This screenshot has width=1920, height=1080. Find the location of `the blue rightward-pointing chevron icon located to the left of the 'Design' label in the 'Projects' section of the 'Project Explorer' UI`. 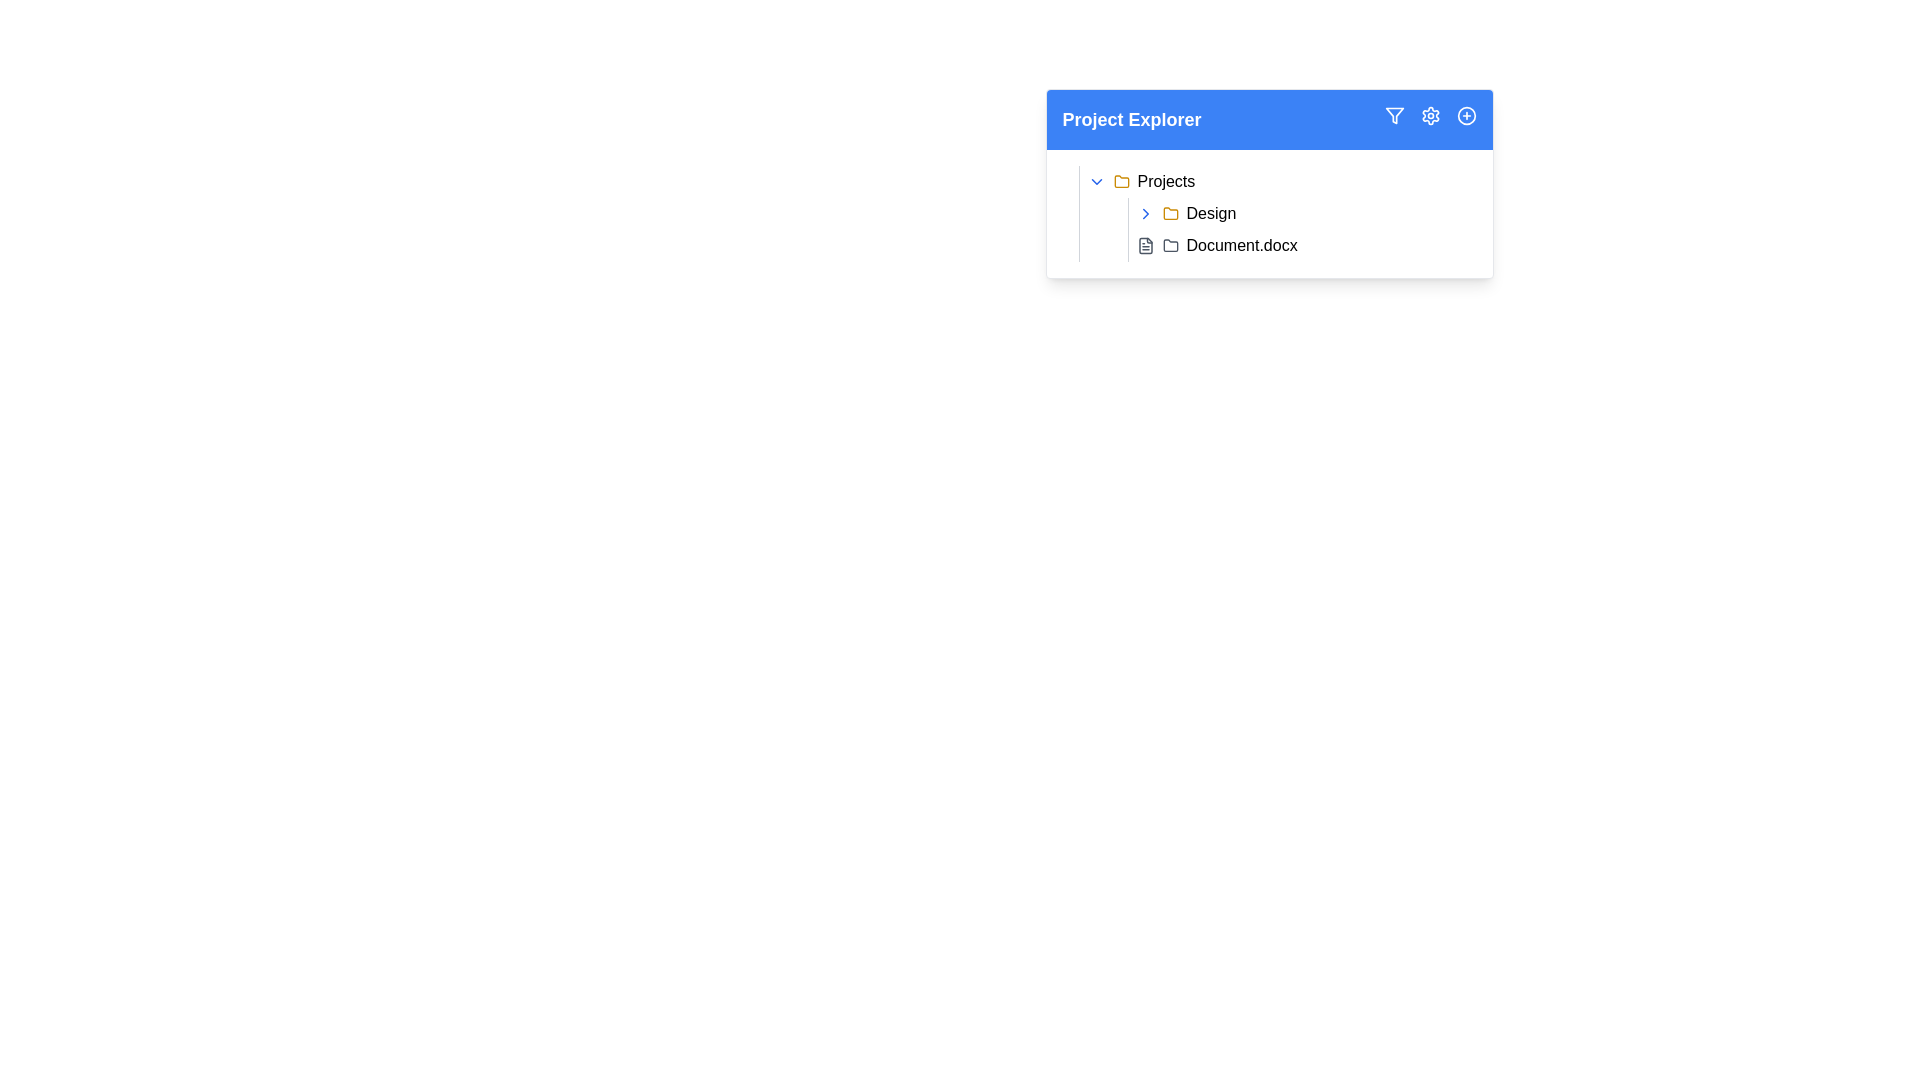

the blue rightward-pointing chevron icon located to the left of the 'Design' label in the 'Projects' section of the 'Project Explorer' UI is located at coordinates (1145, 213).